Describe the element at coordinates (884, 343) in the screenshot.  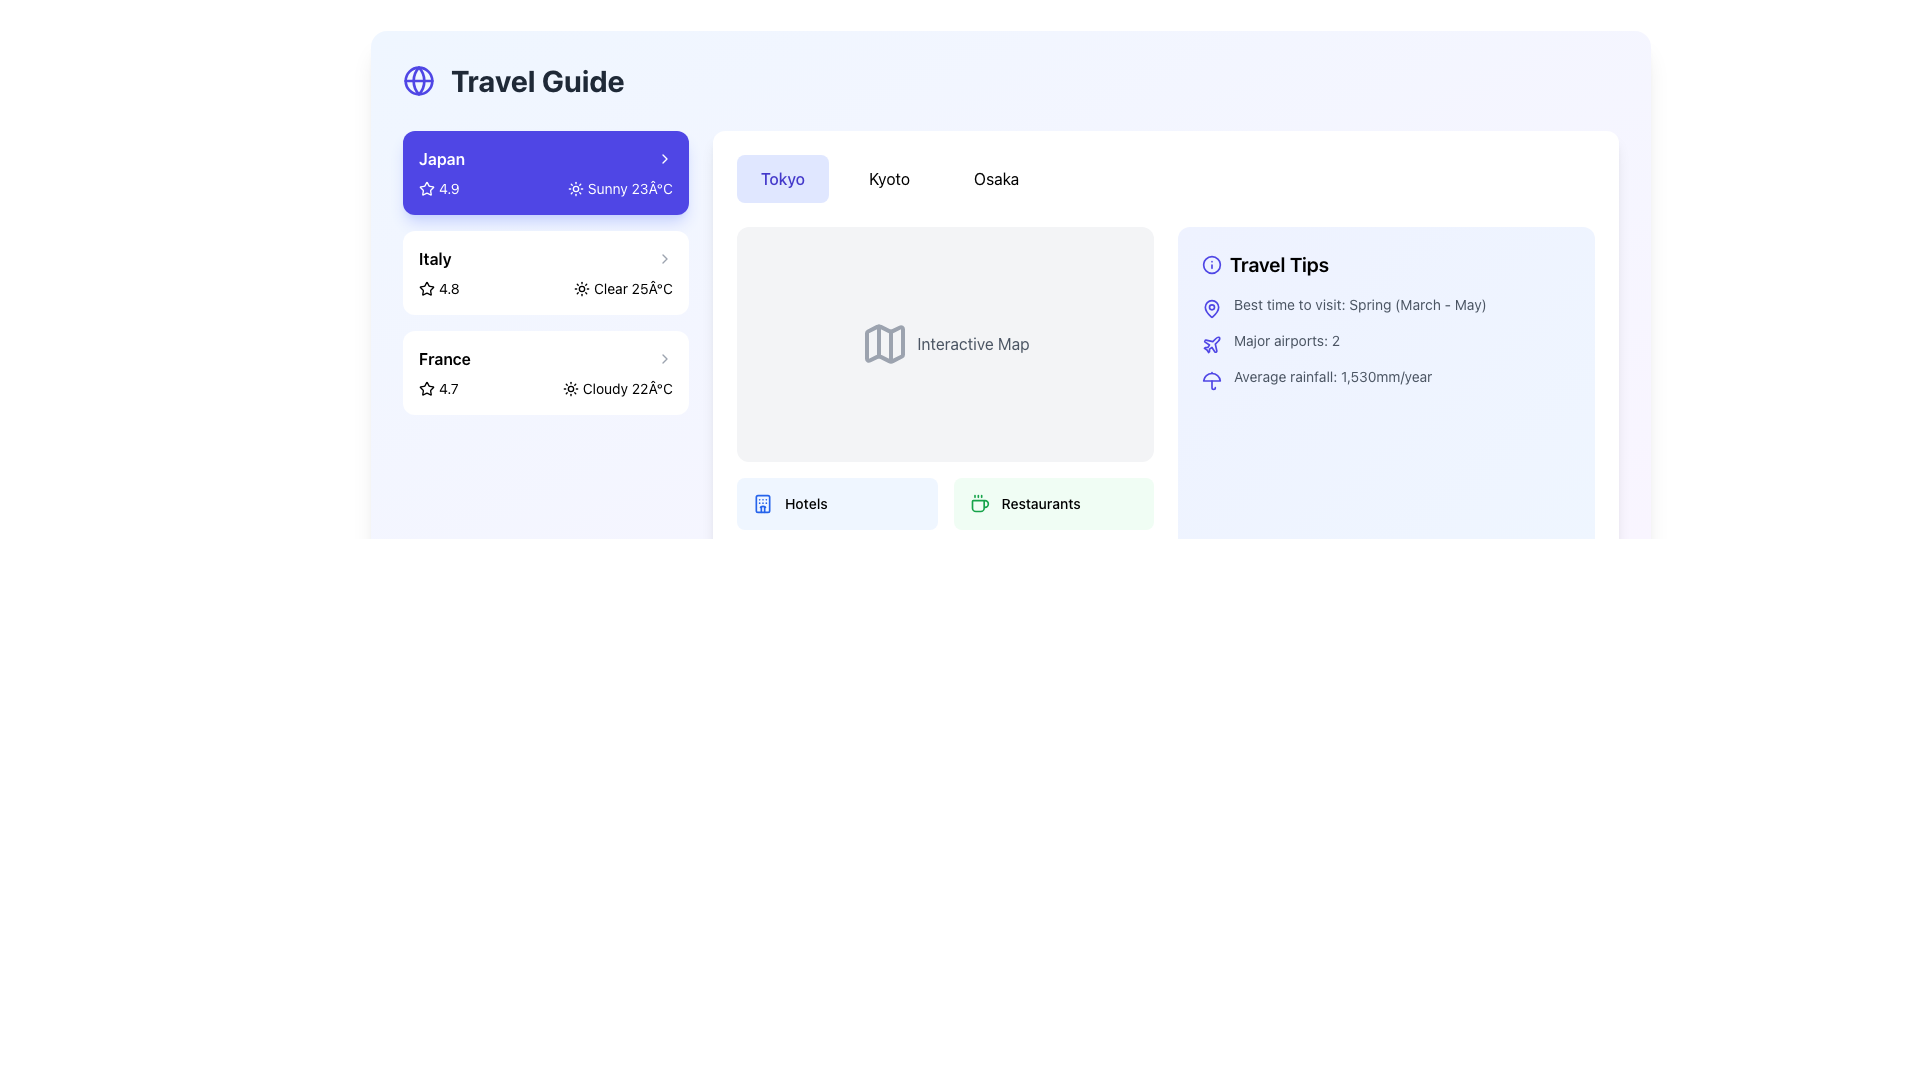
I see `the interactive map icon located centrally under the 'Interactive Map' heading, which serves as a visual anchor for further interactions` at that location.